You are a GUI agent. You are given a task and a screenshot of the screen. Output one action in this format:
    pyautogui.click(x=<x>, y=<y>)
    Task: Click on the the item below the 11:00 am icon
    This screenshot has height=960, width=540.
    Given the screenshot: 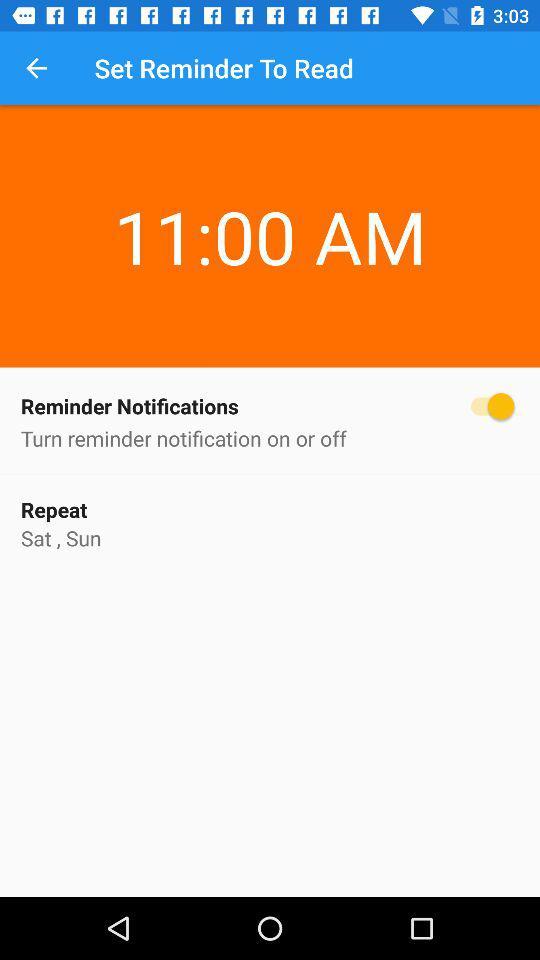 What is the action you would take?
    pyautogui.click(x=270, y=405)
    